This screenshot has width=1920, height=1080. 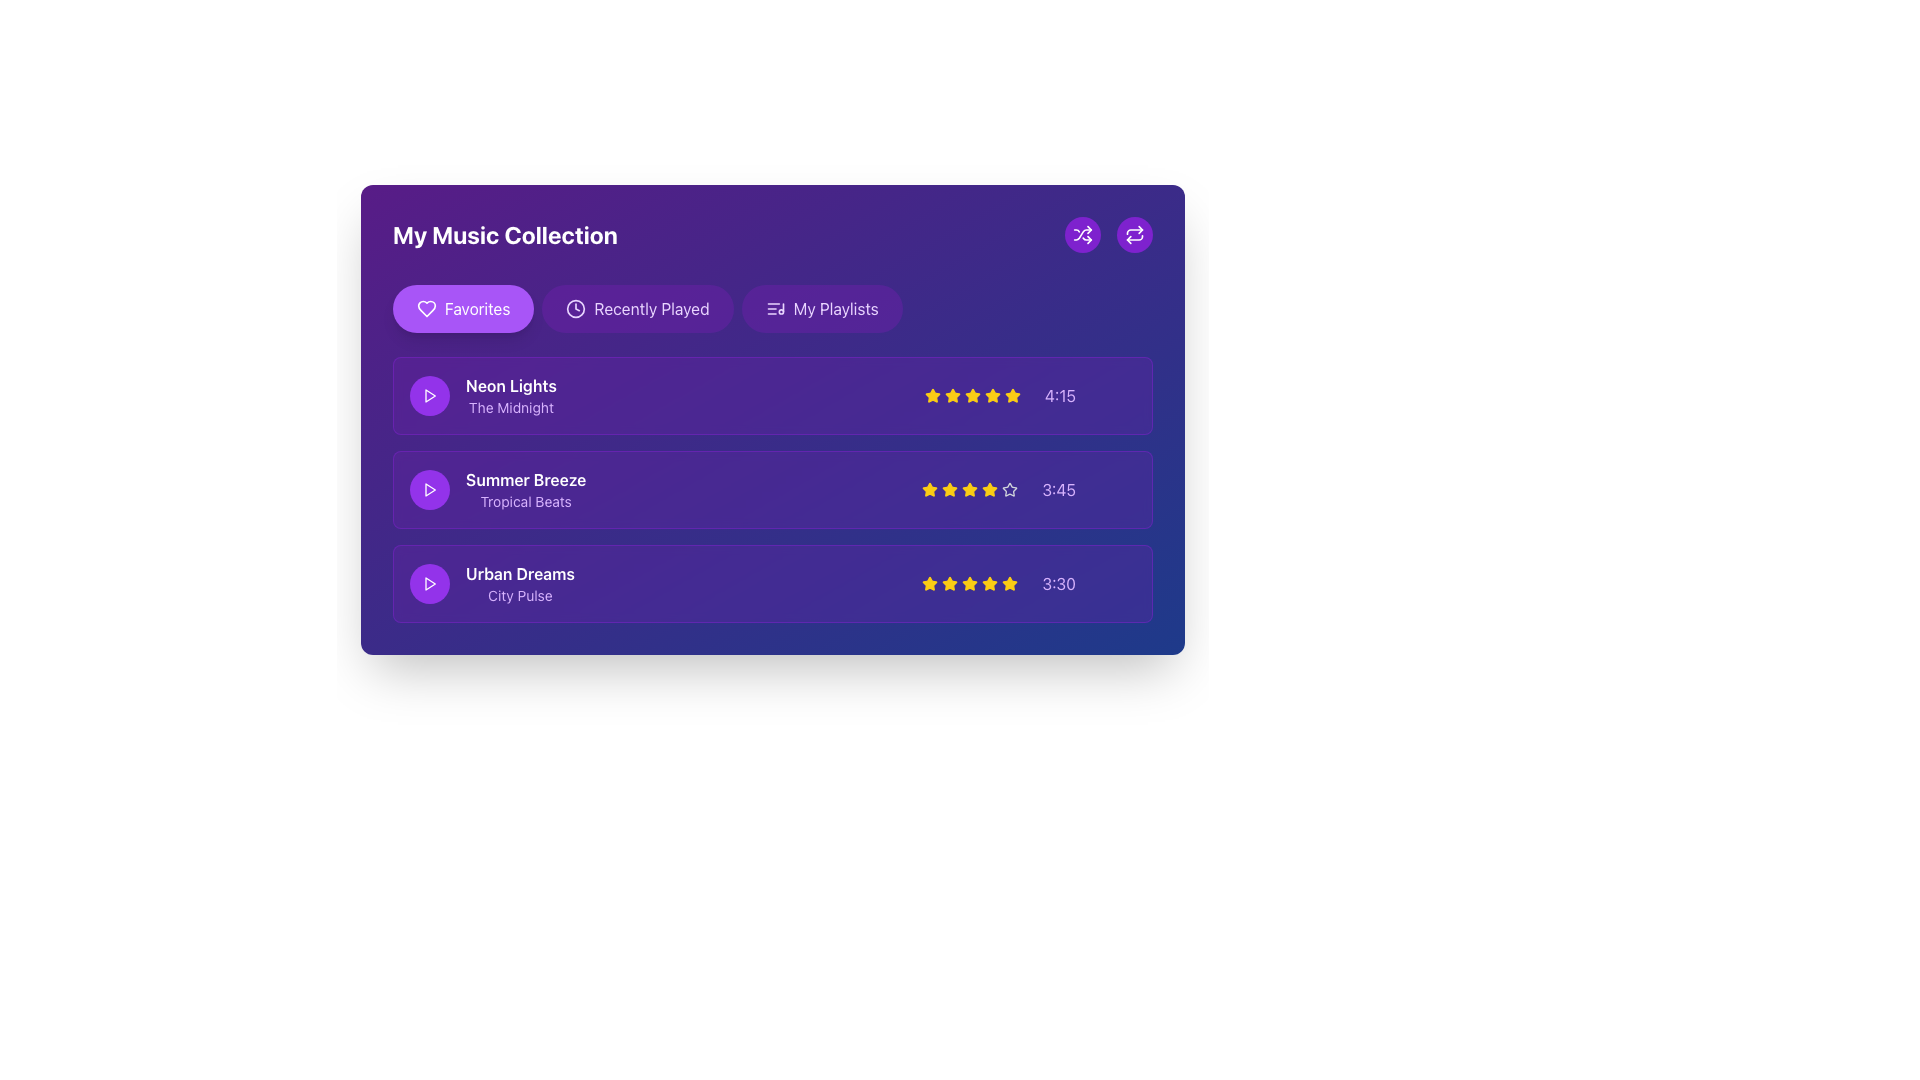 I want to click on the Text label displaying the duration of the music track, located on the right side of the second row of the playlist, adjacent to star icons and before a button, so click(x=1058, y=489).